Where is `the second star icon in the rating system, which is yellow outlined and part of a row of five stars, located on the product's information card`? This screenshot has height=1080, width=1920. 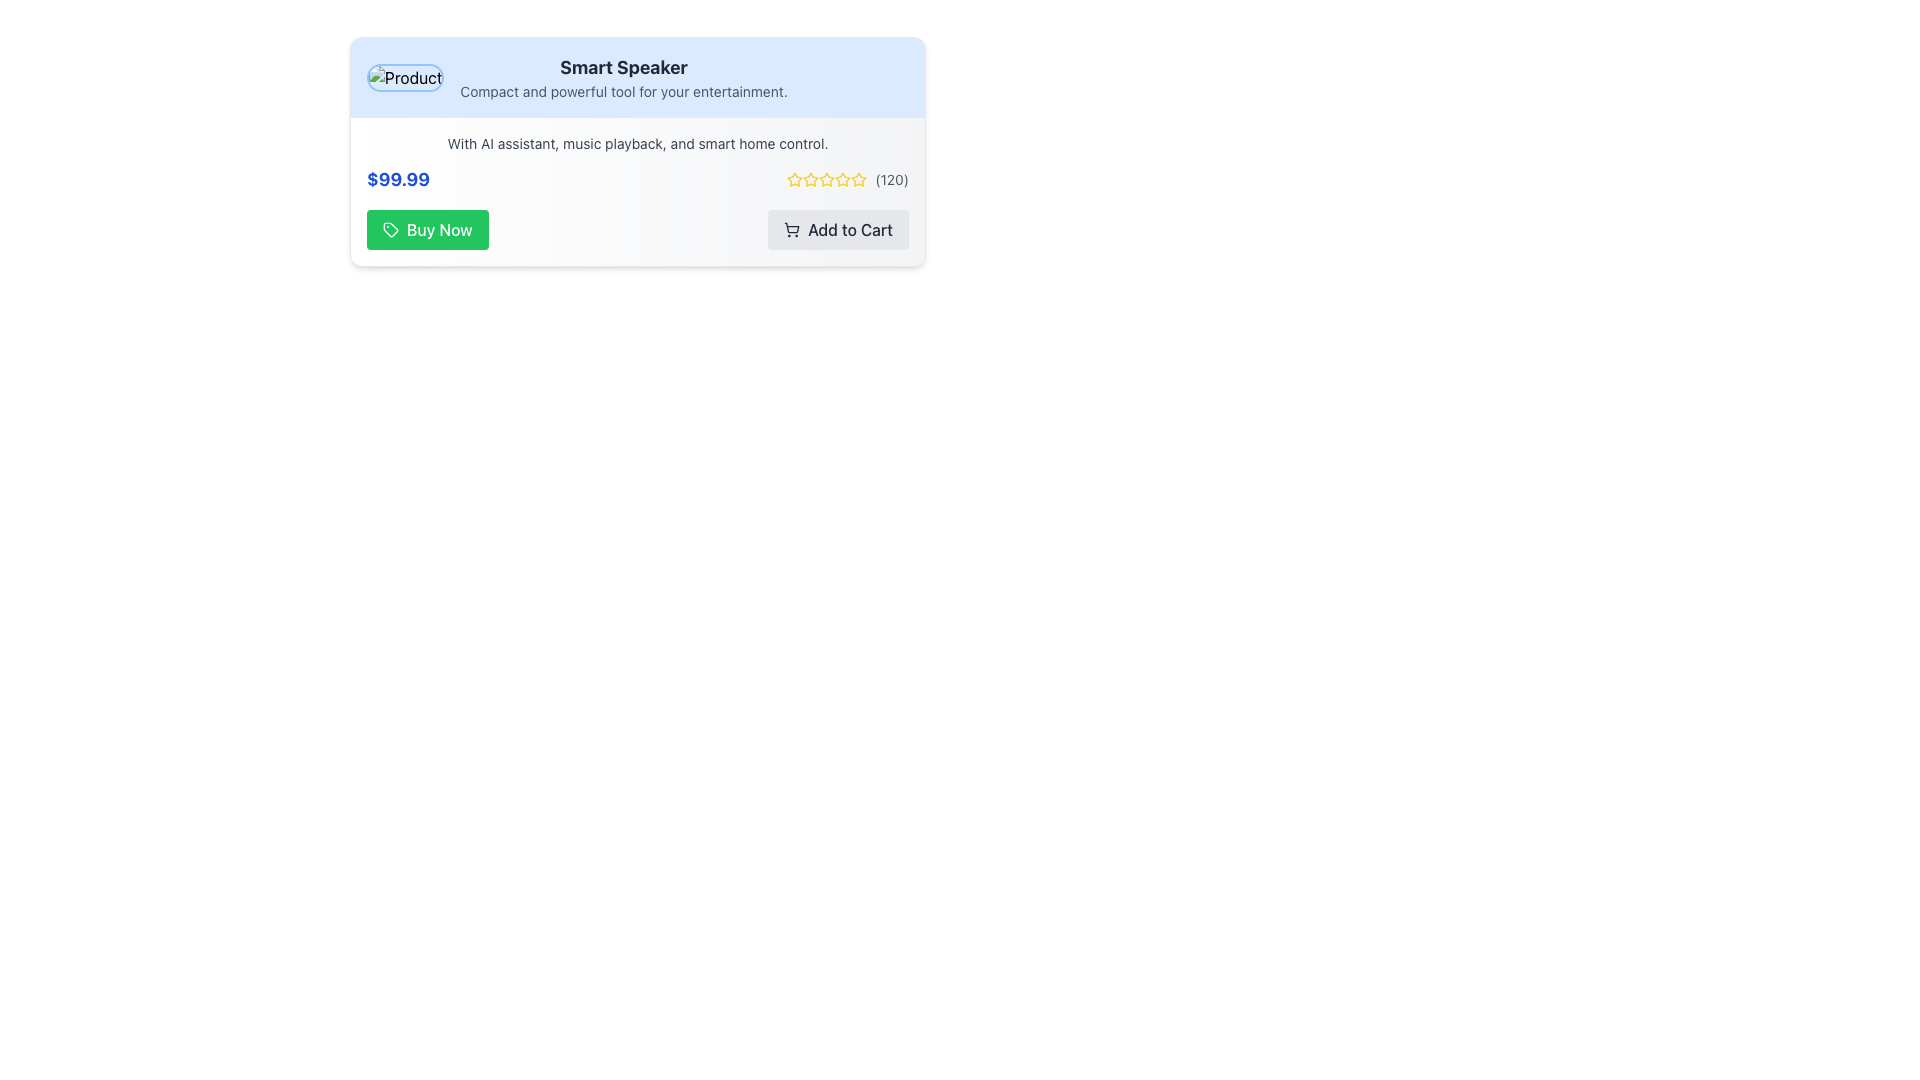 the second star icon in the rating system, which is yellow outlined and part of a row of five stars, located on the product's information card is located at coordinates (811, 178).